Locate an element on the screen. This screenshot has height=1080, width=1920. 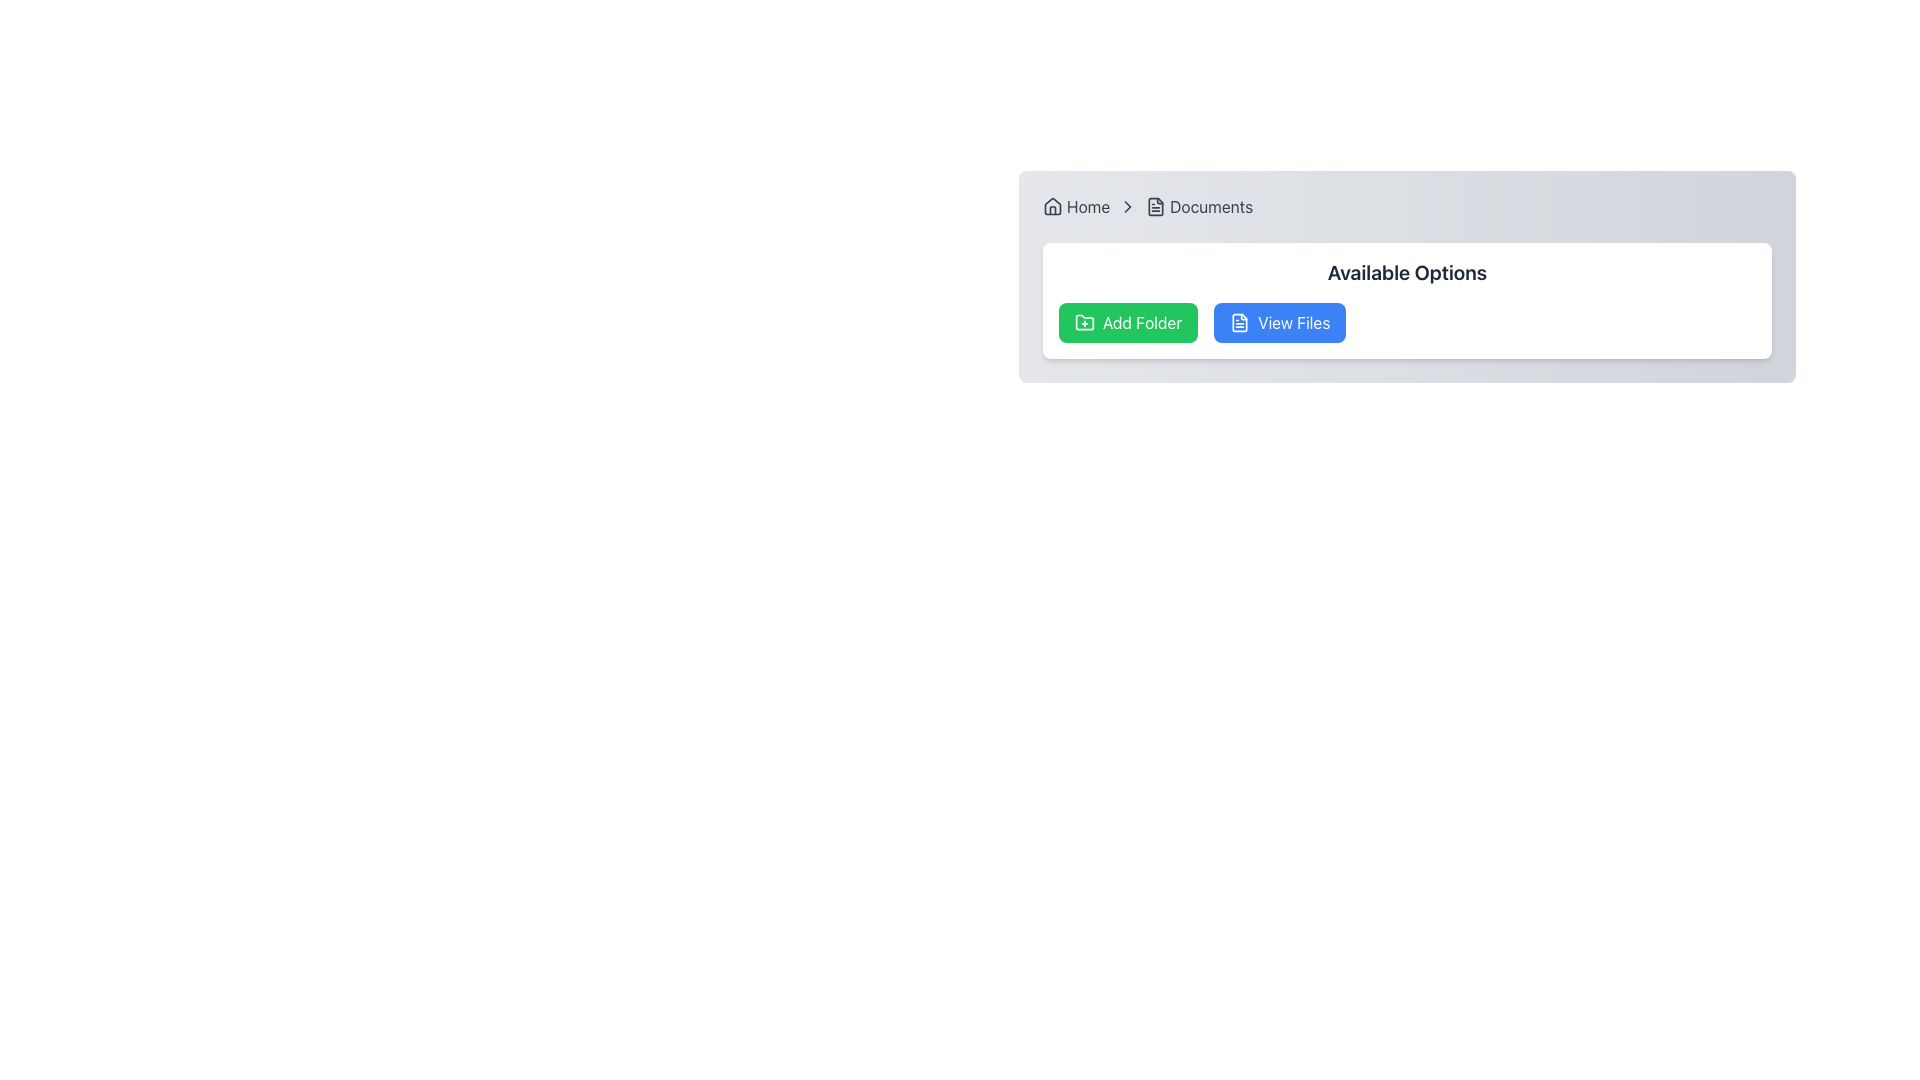
the 'Add Folder' text label, which is displayed in white on a green button with rounded corners, located towards the top-left side of the rectangular card is located at coordinates (1142, 322).